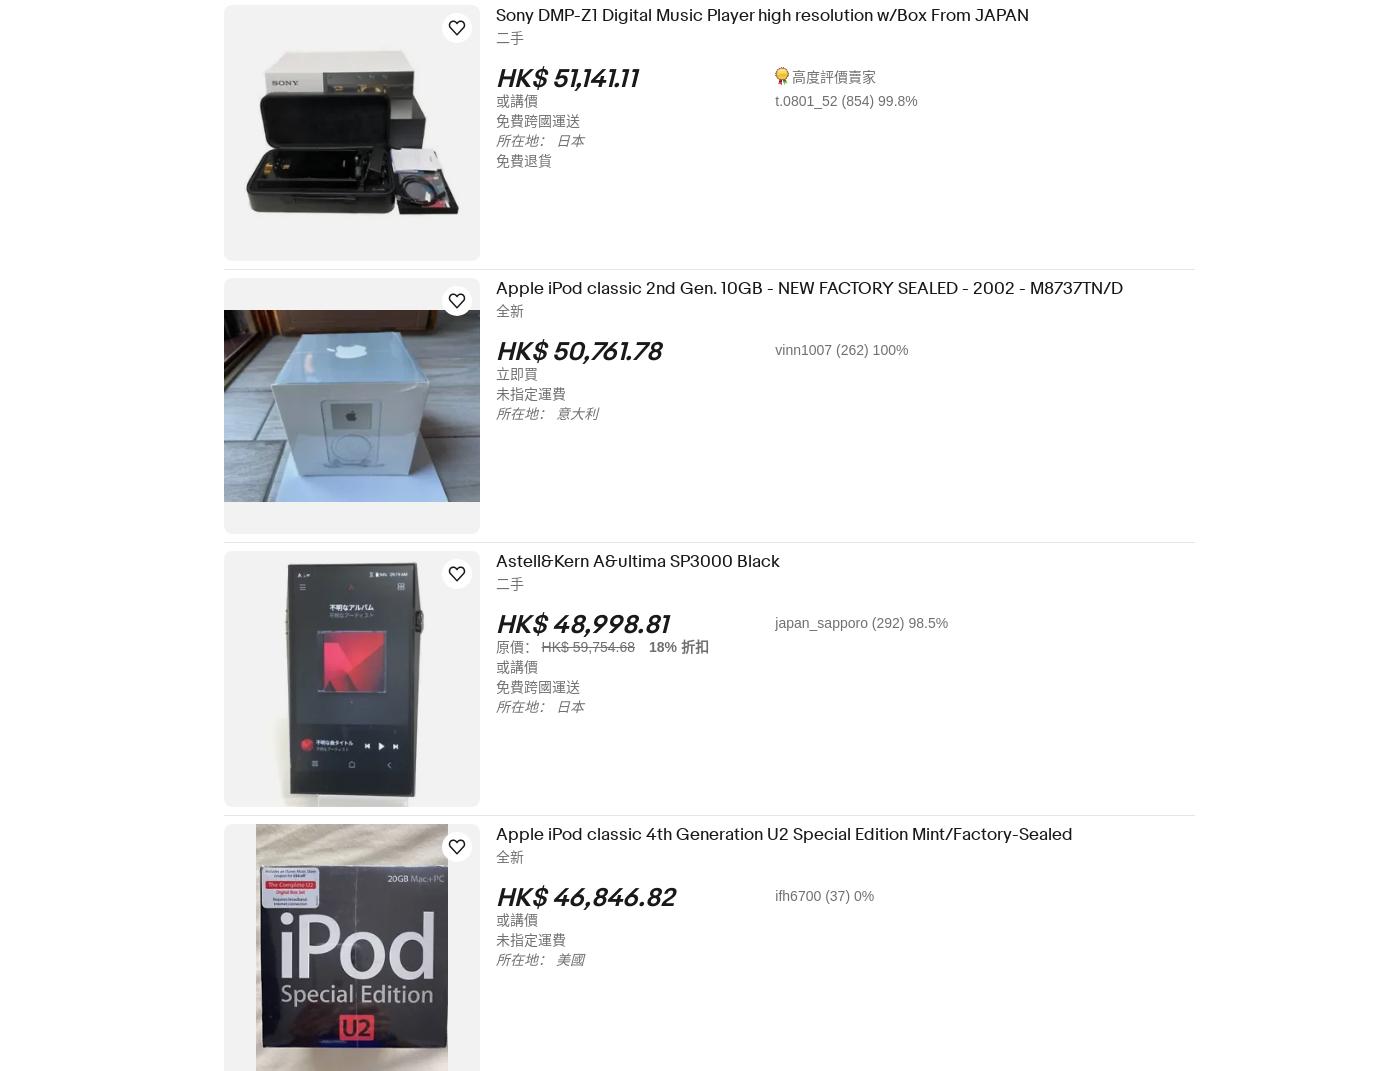  I want to click on 'ifh6700 (37) 0%', so click(837, 895).